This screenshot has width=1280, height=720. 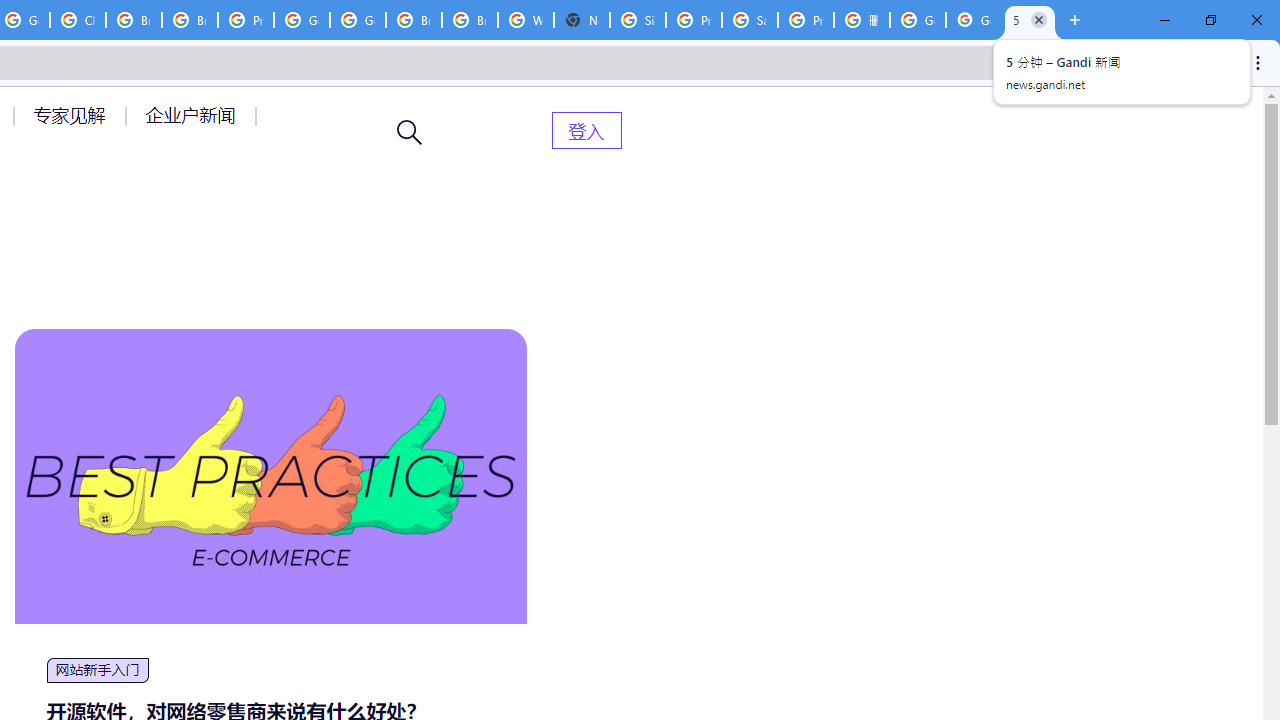 What do you see at coordinates (413, 20) in the screenshot?
I see `'Browse Chrome as a guest - Computer - Google Chrome Help'` at bounding box center [413, 20].